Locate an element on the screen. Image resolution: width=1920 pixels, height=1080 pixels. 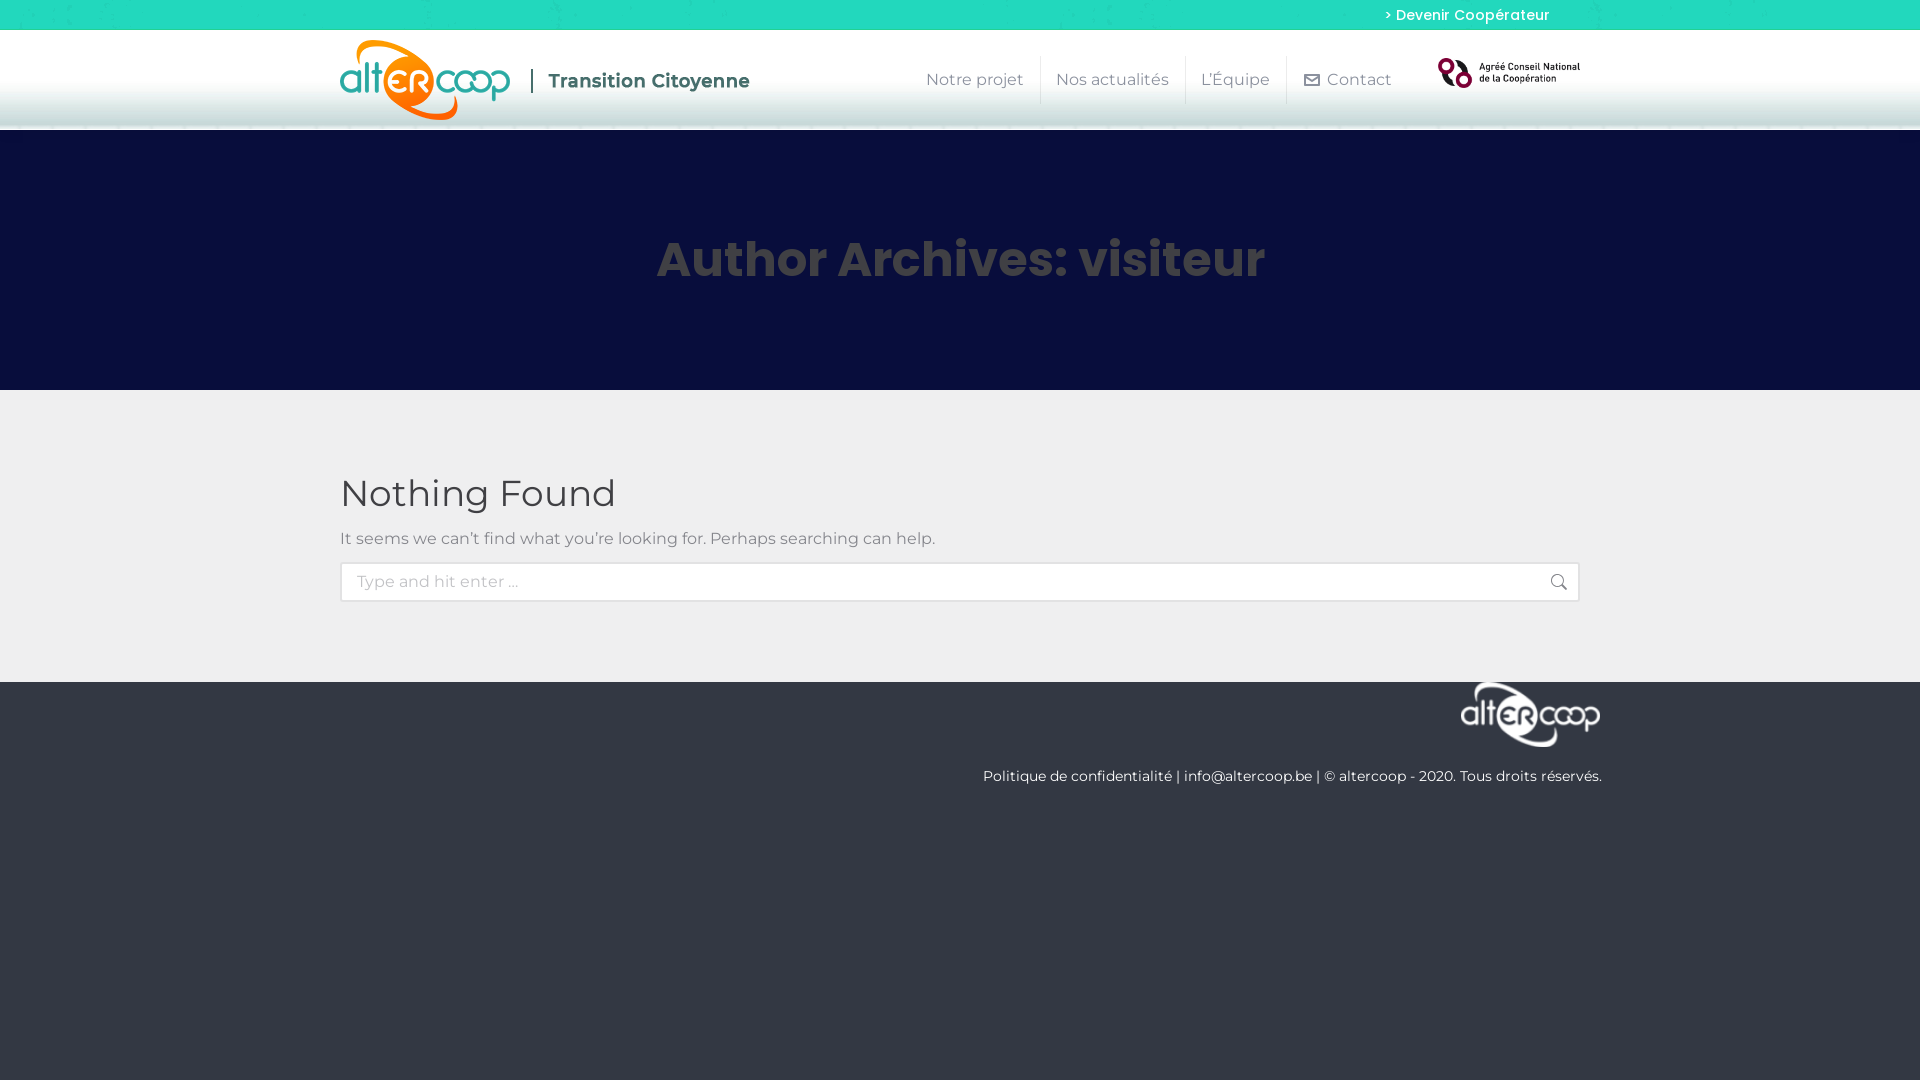
'Contact' is located at coordinates (1347, 79).